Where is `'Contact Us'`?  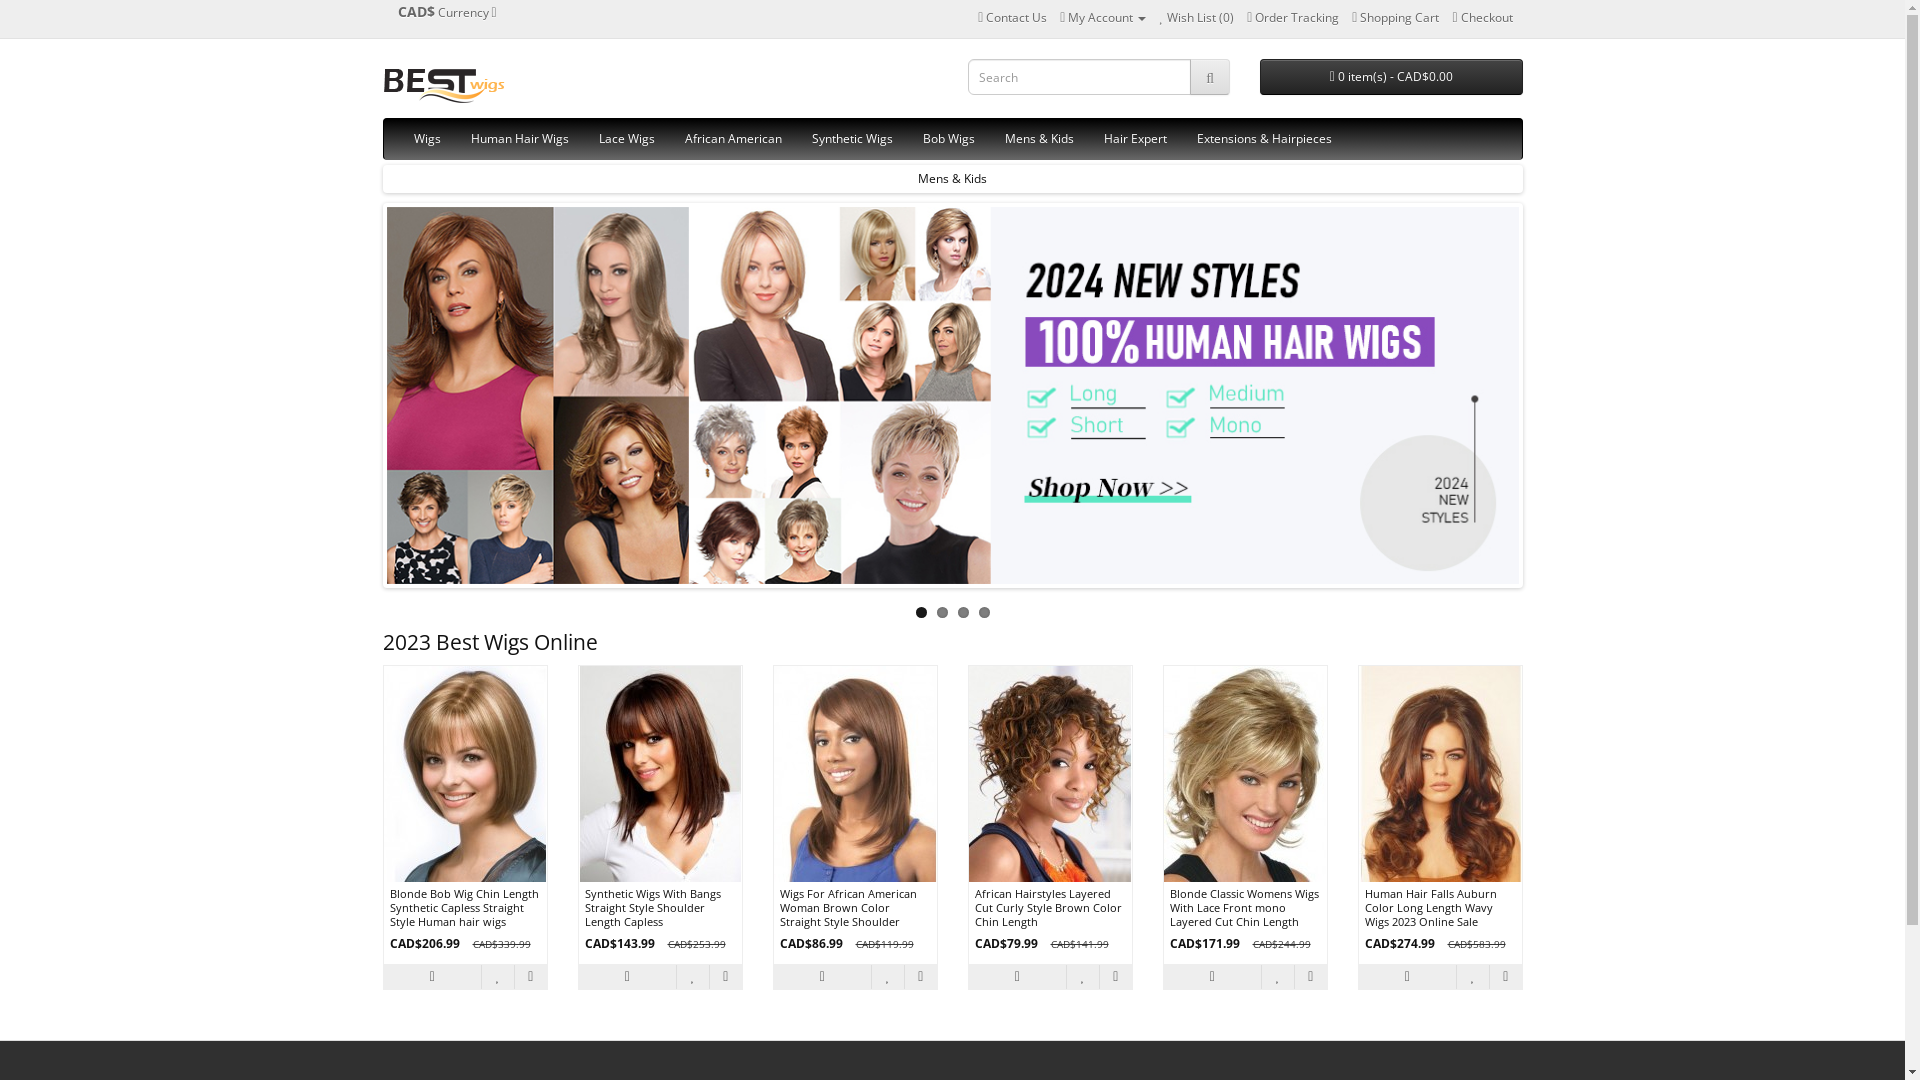 'Contact Us' is located at coordinates (1012, 17).